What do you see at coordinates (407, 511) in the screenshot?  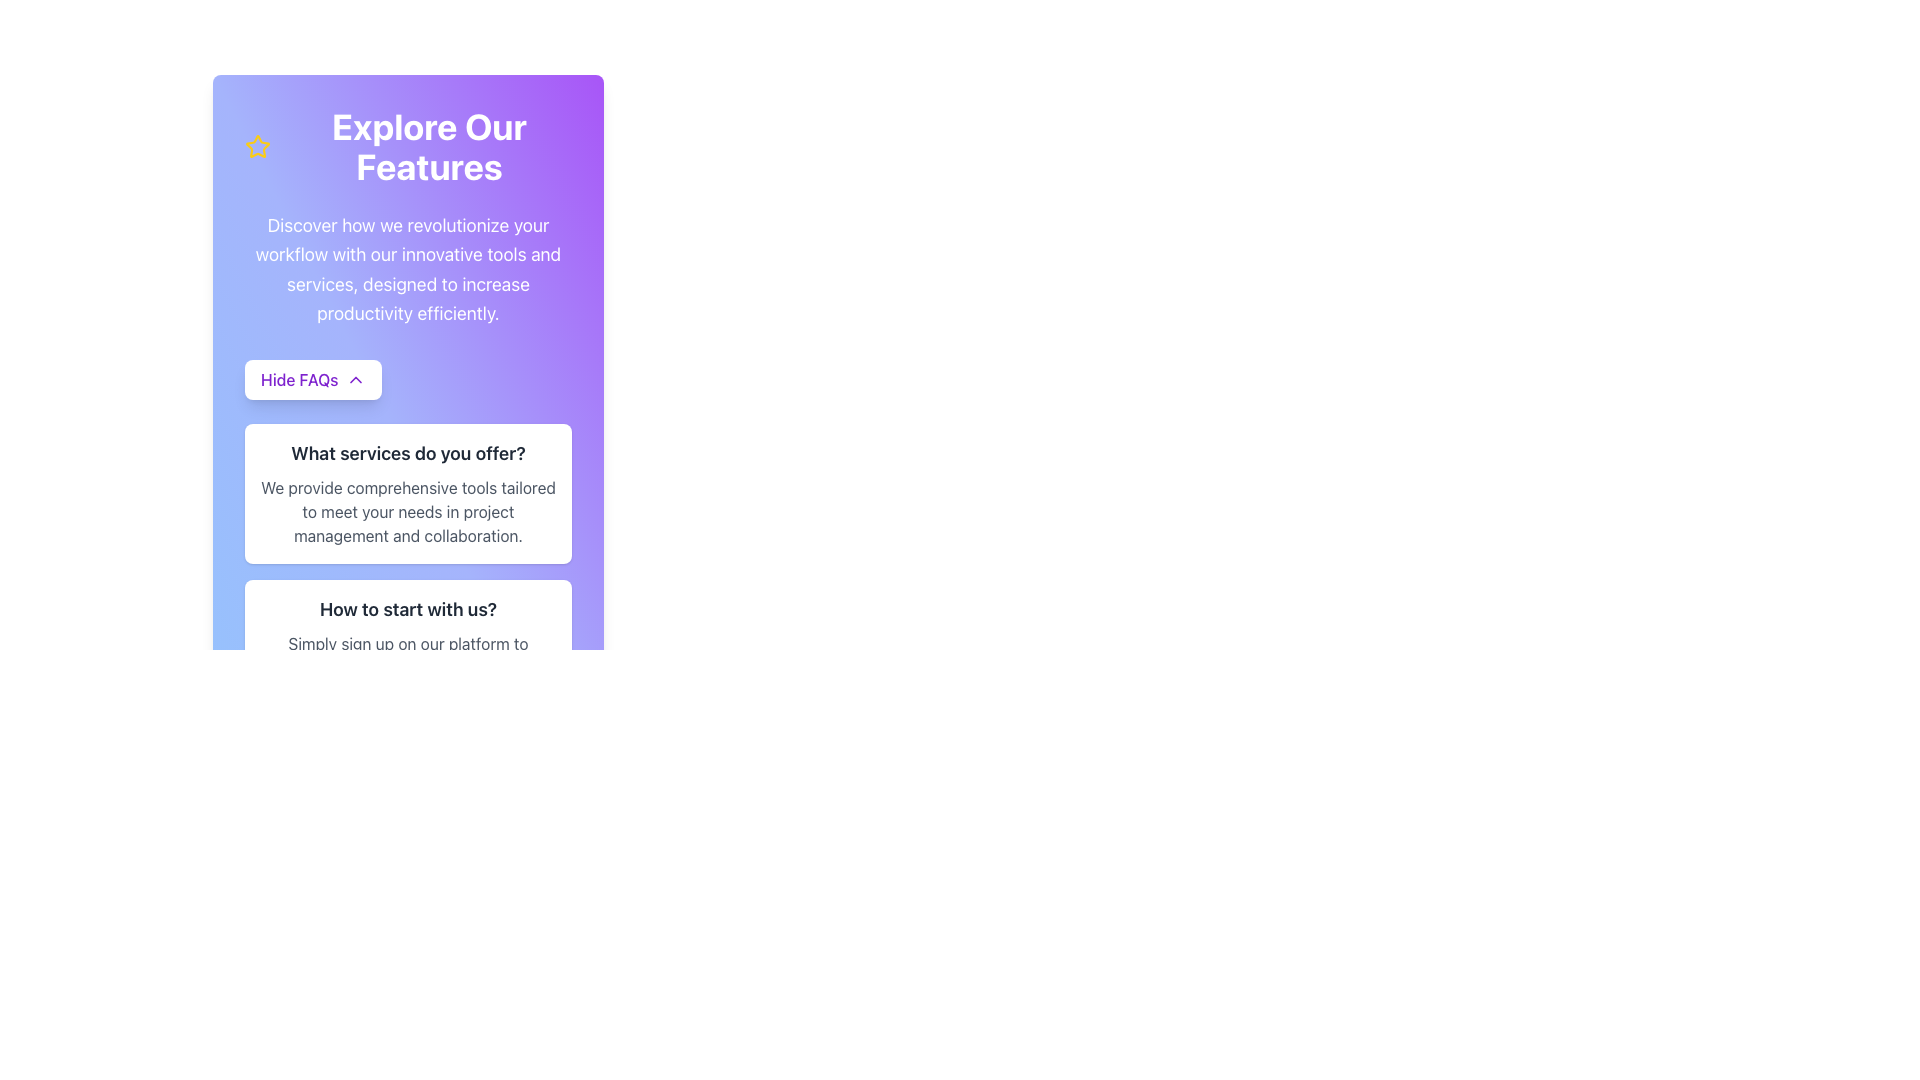 I see `the text block displaying 'We provide comprehensive tools tailored to meet your needs in project management and collaboration.' located below the title 'What services do you offer?'` at bounding box center [407, 511].